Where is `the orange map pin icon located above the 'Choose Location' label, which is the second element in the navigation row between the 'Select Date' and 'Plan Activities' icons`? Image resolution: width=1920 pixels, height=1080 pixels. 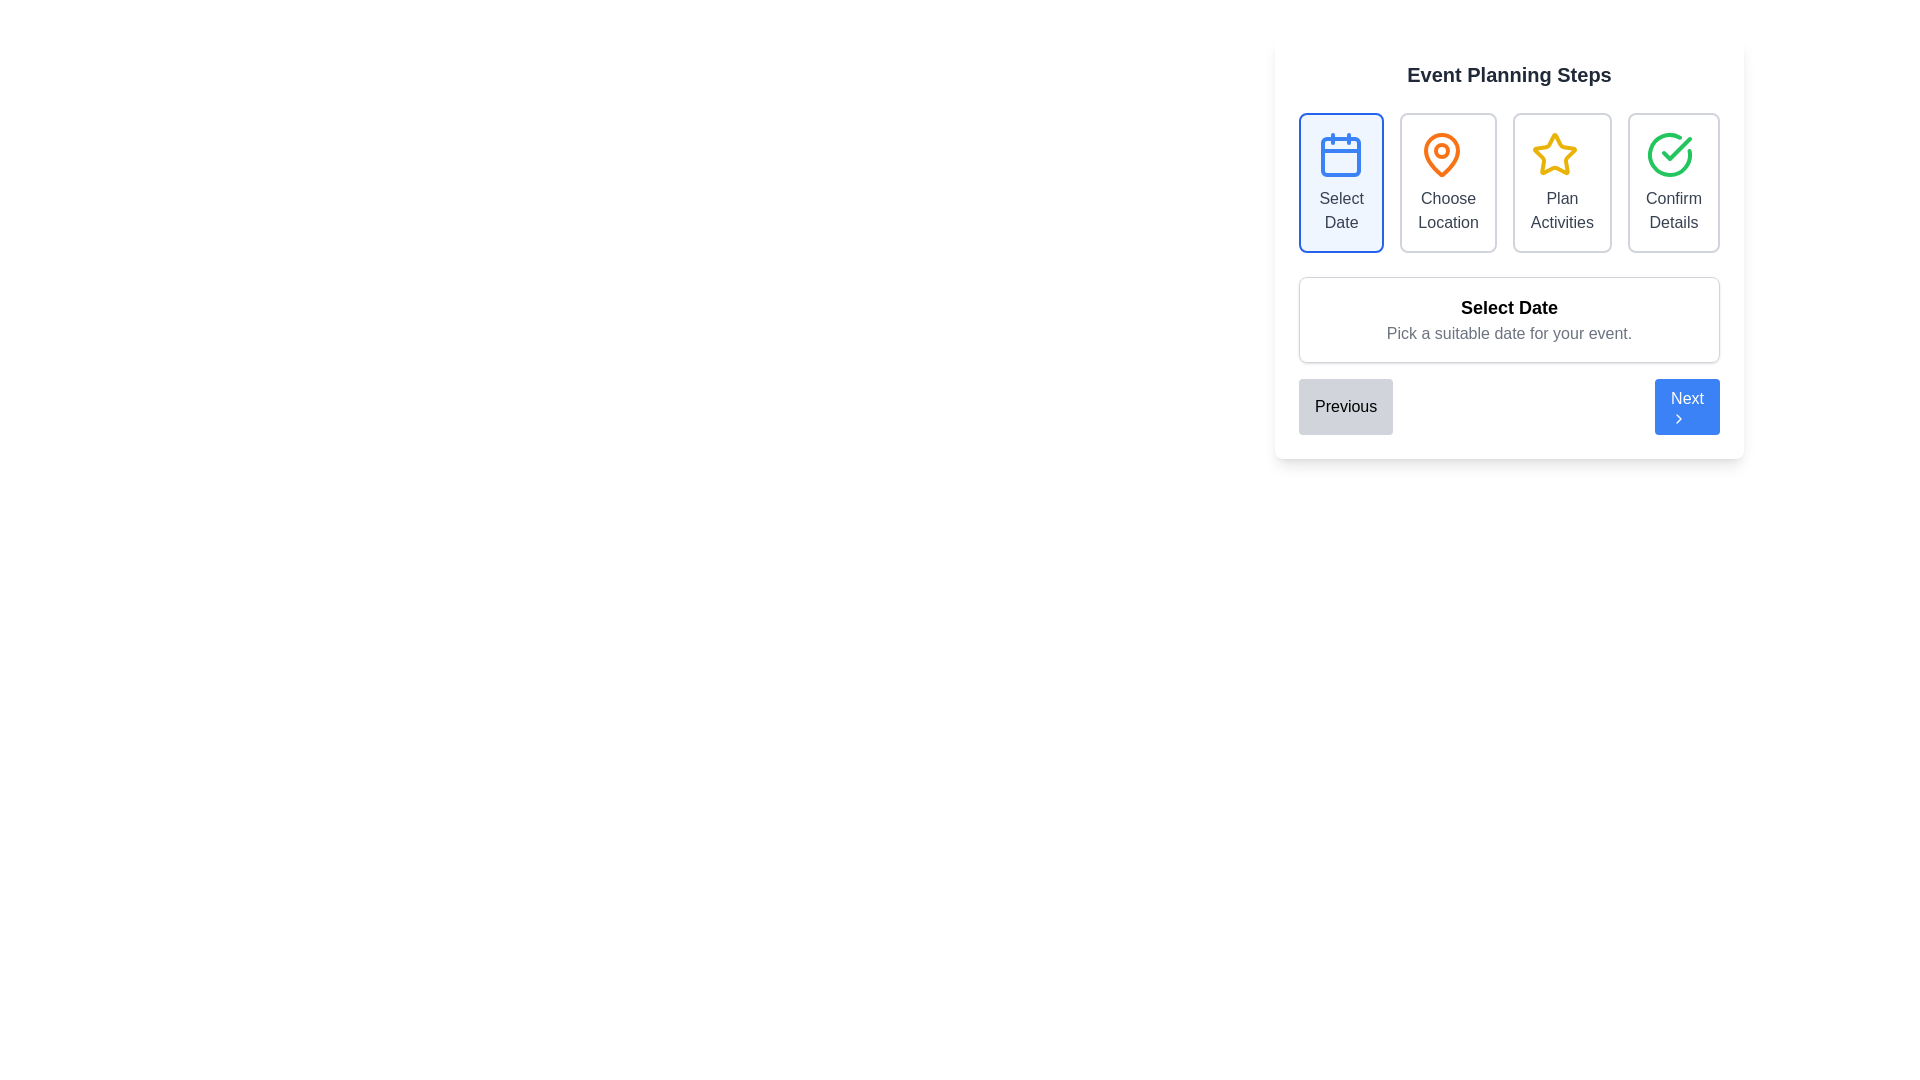 the orange map pin icon located above the 'Choose Location' label, which is the second element in the navigation row between the 'Select Date' and 'Plan Activities' icons is located at coordinates (1442, 153).